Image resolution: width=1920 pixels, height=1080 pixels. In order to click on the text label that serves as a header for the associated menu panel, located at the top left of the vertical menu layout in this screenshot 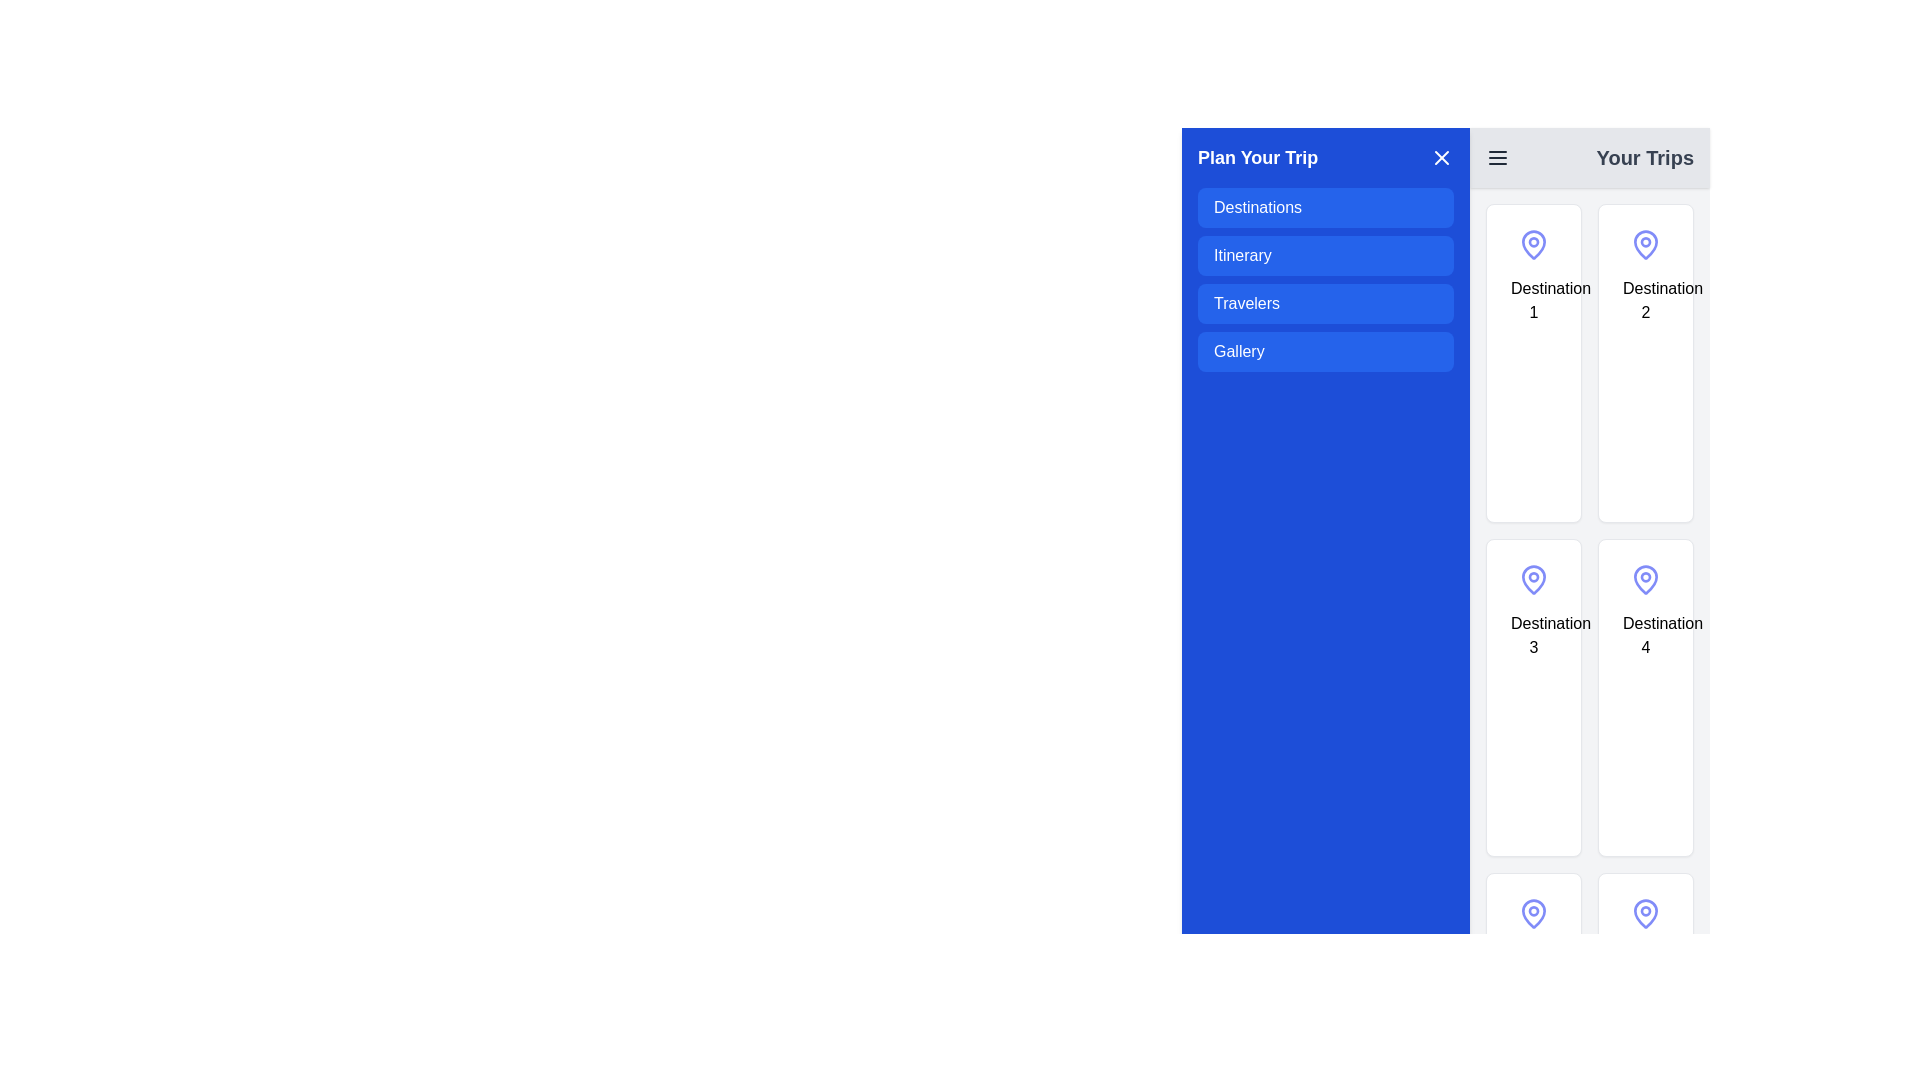, I will do `click(1257, 157)`.